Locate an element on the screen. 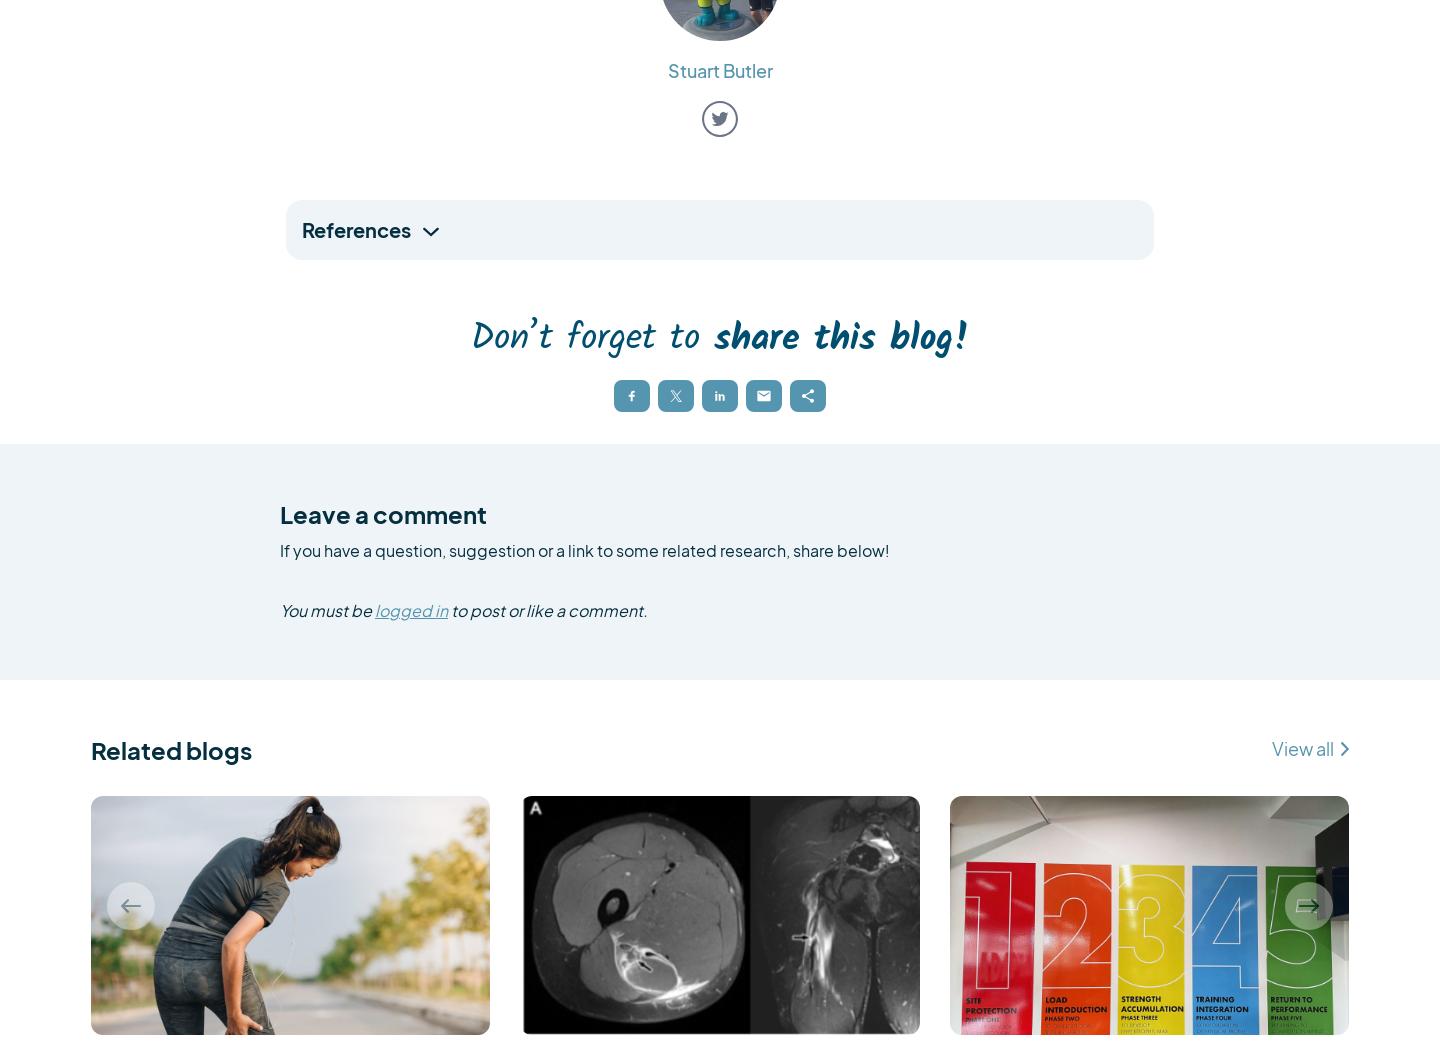 Image resolution: width=1440 pixels, height=1054 pixels. 'References' is located at coordinates (301, 228).